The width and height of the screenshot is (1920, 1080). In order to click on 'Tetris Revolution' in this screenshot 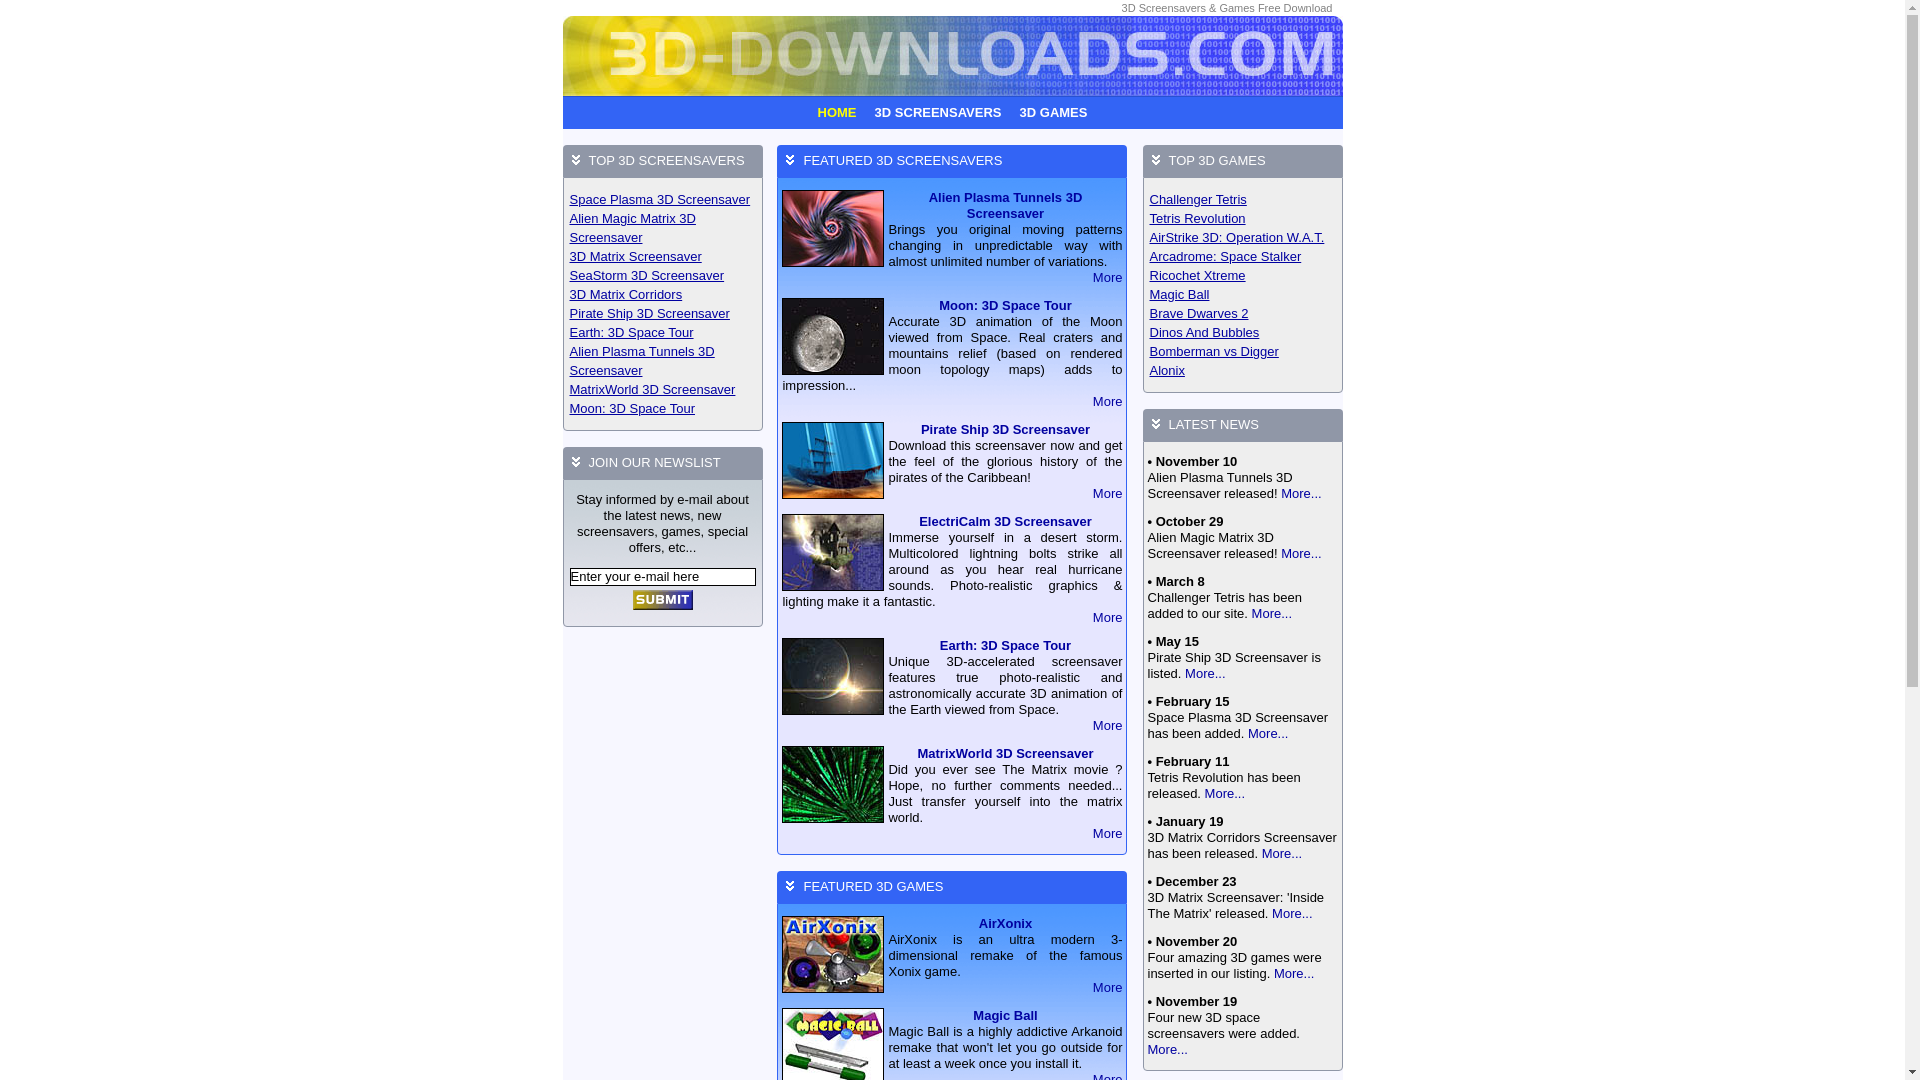, I will do `click(1242, 218)`.